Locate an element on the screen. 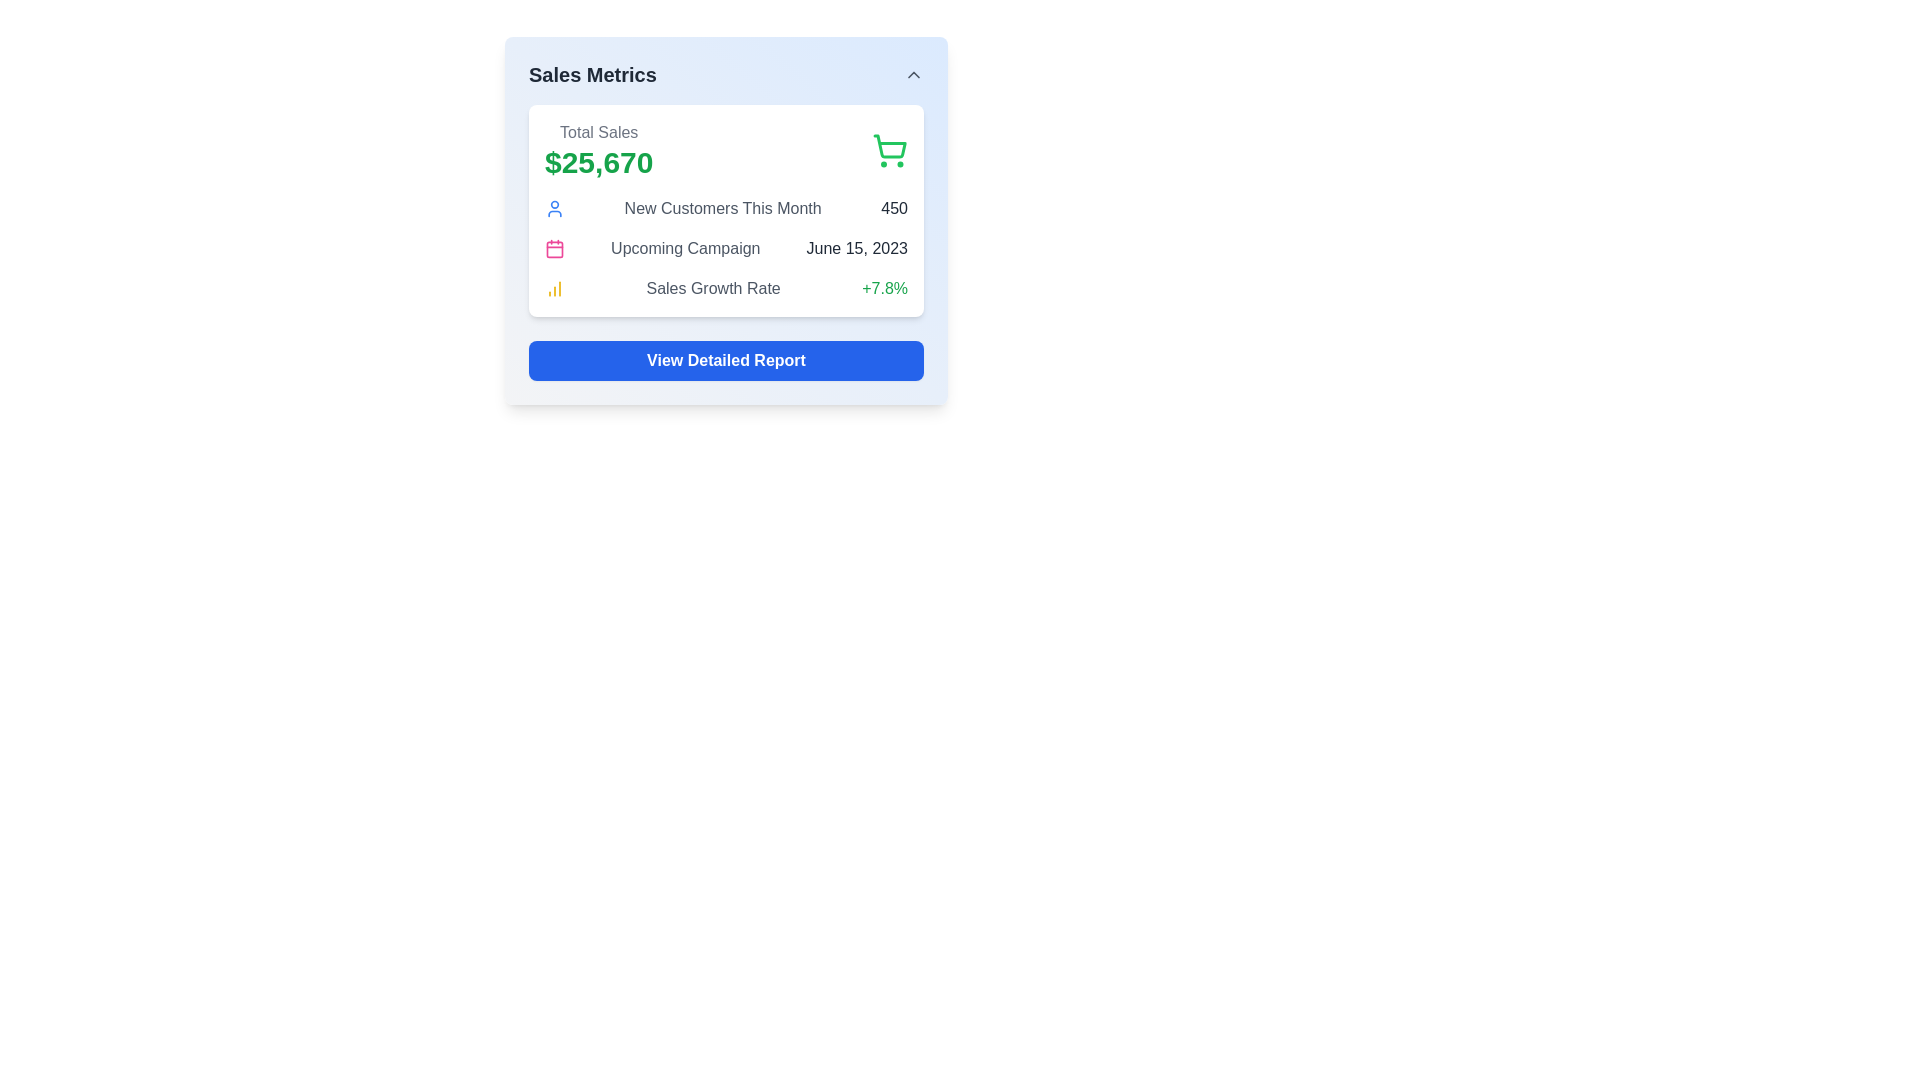 The image size is (1920, 1080). the text label displaying 'June 15, 2023' to read its text is located at coordinates (857, 248).